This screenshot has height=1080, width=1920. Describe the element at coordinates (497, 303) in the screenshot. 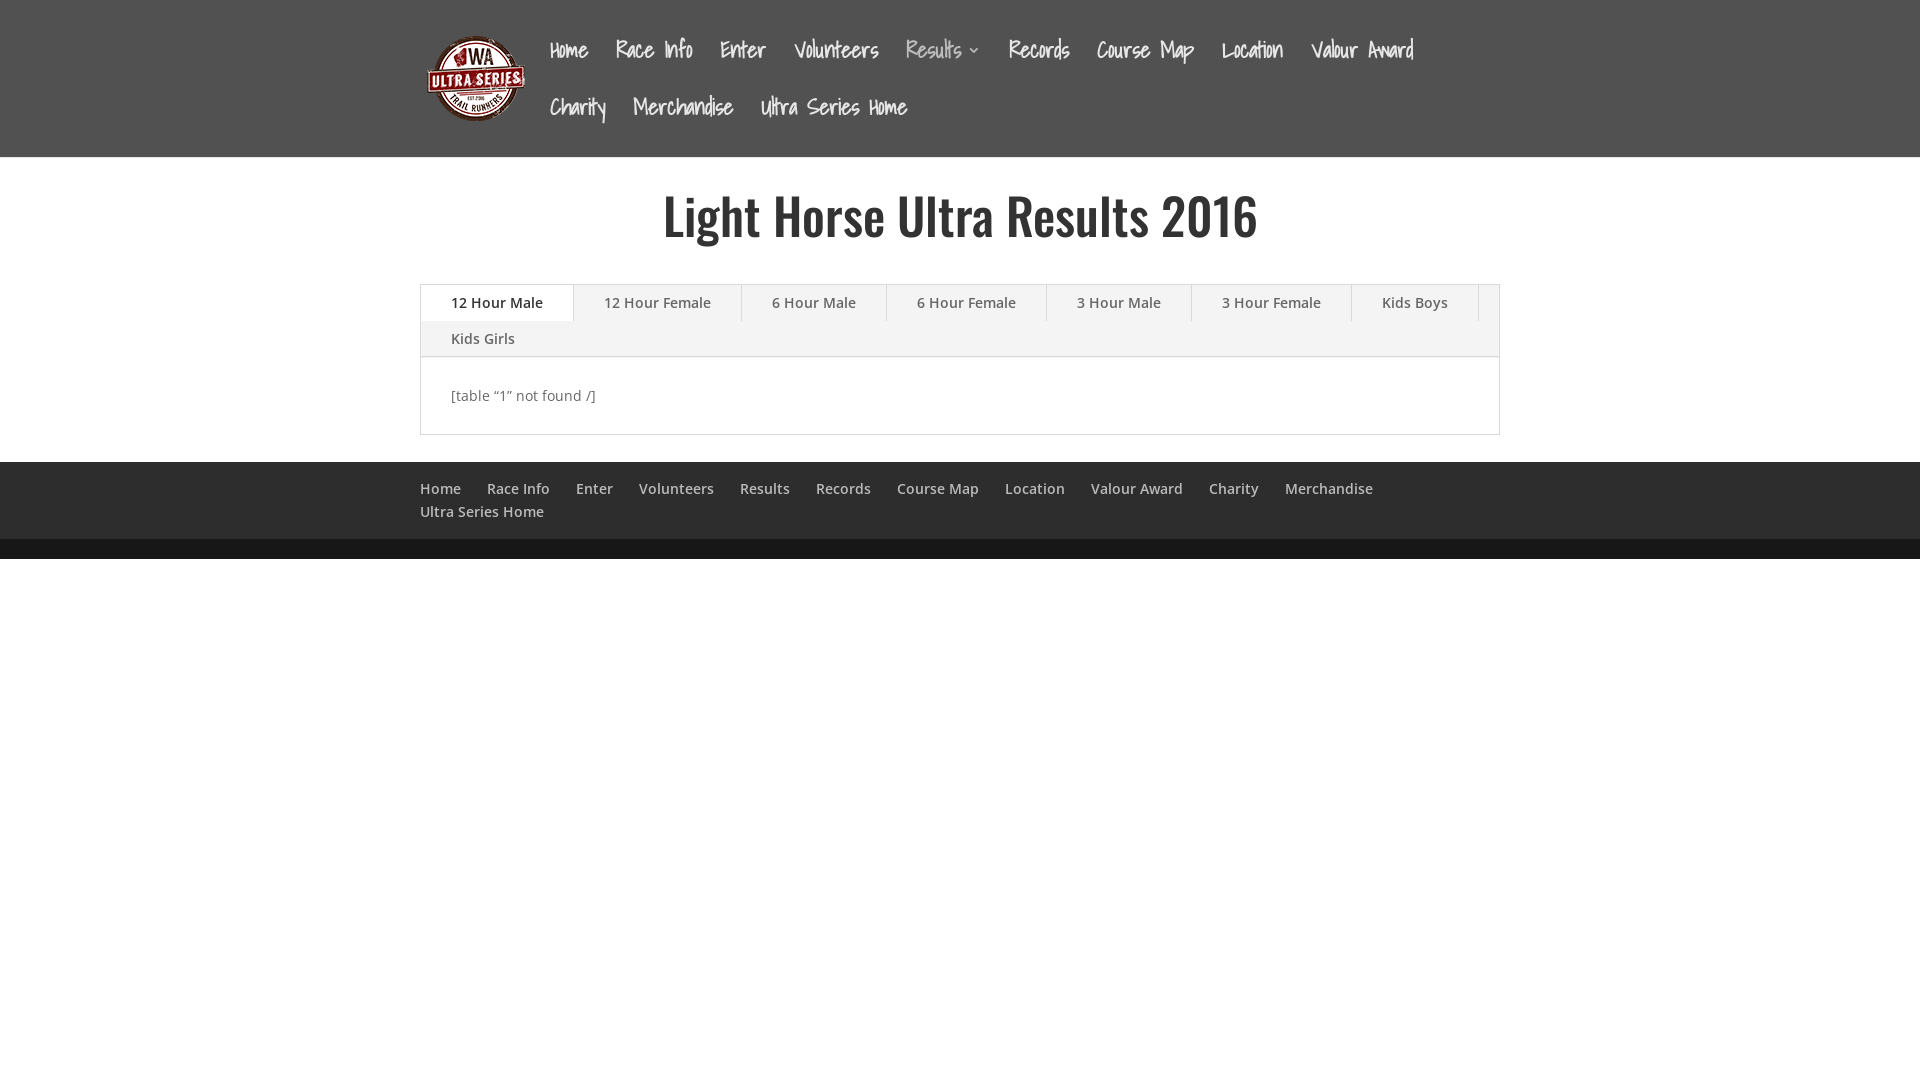

I see `'12 Hour Male'` at that location.